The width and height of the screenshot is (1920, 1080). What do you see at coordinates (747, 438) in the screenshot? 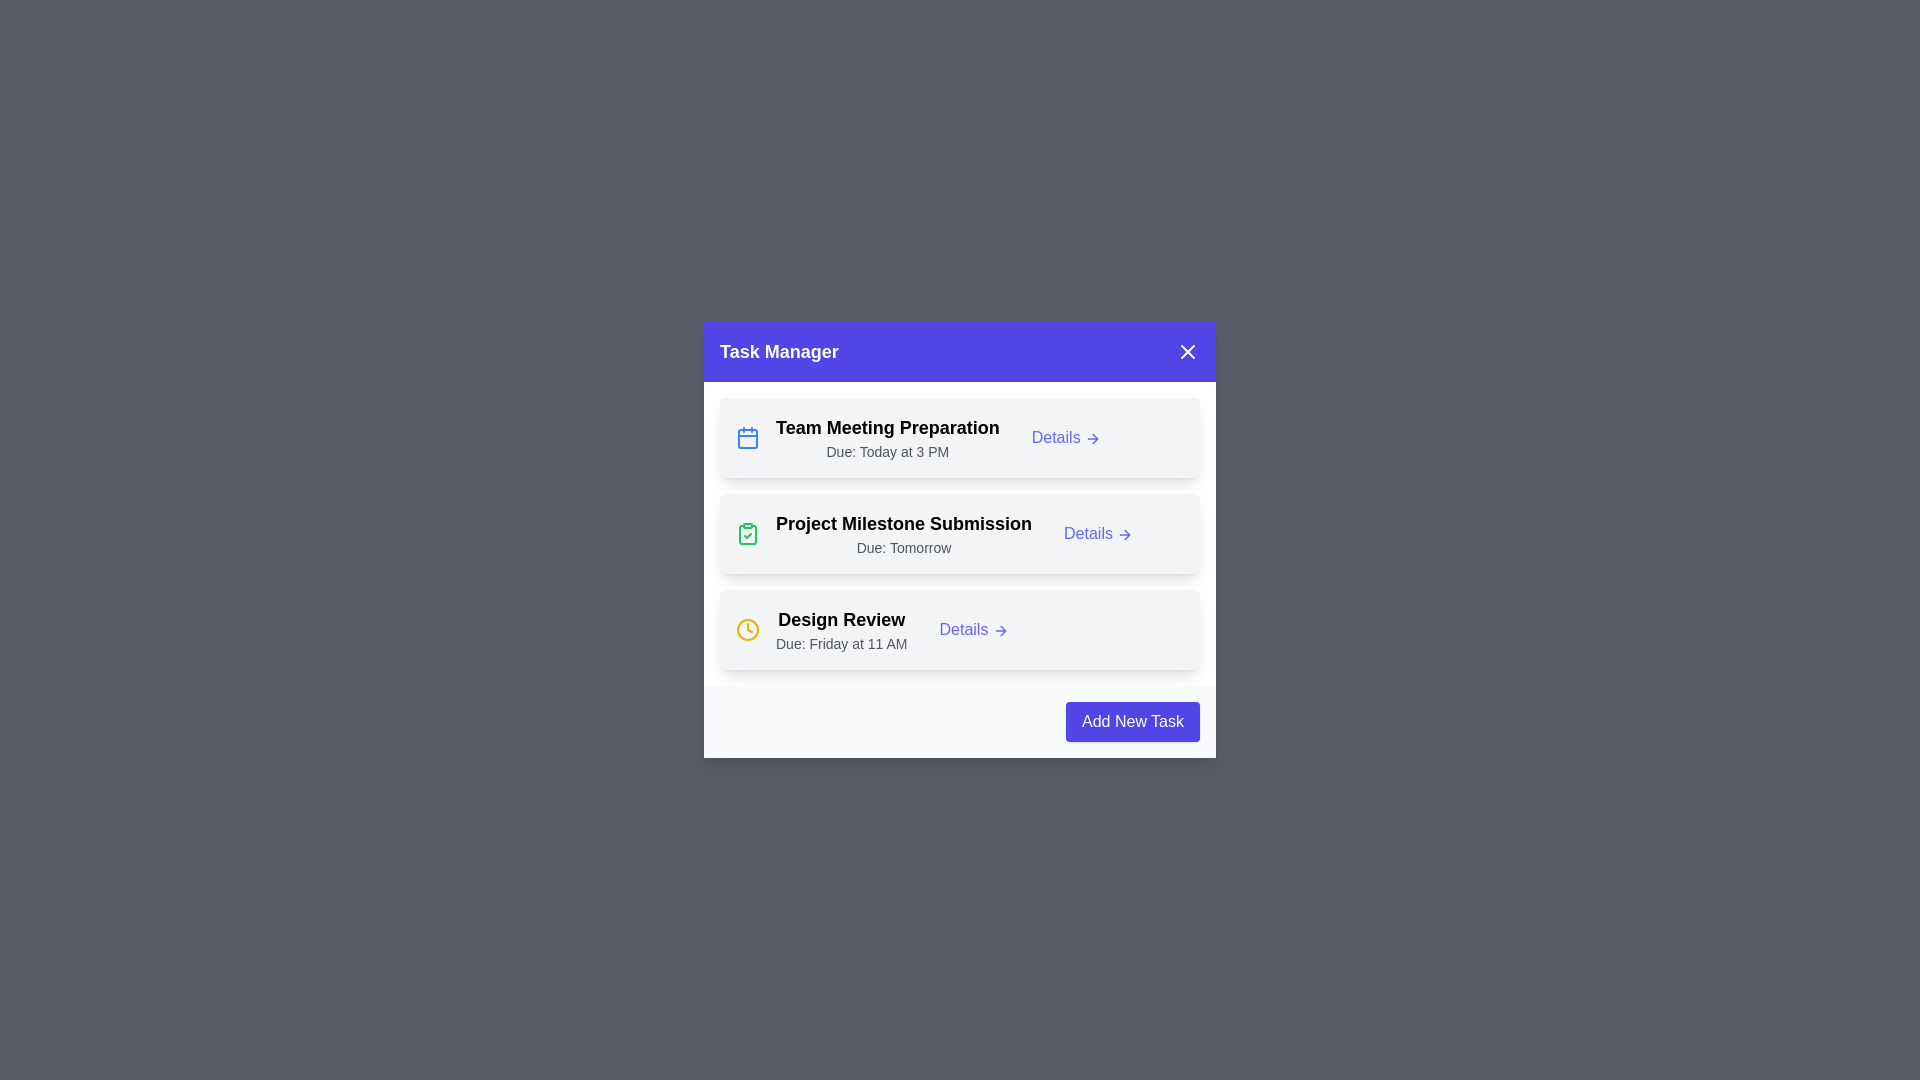
I see `the small rectangle with rounded corners inside the calendar icon, which has blue outlines and a white fill` at bounding box center [747, 438].